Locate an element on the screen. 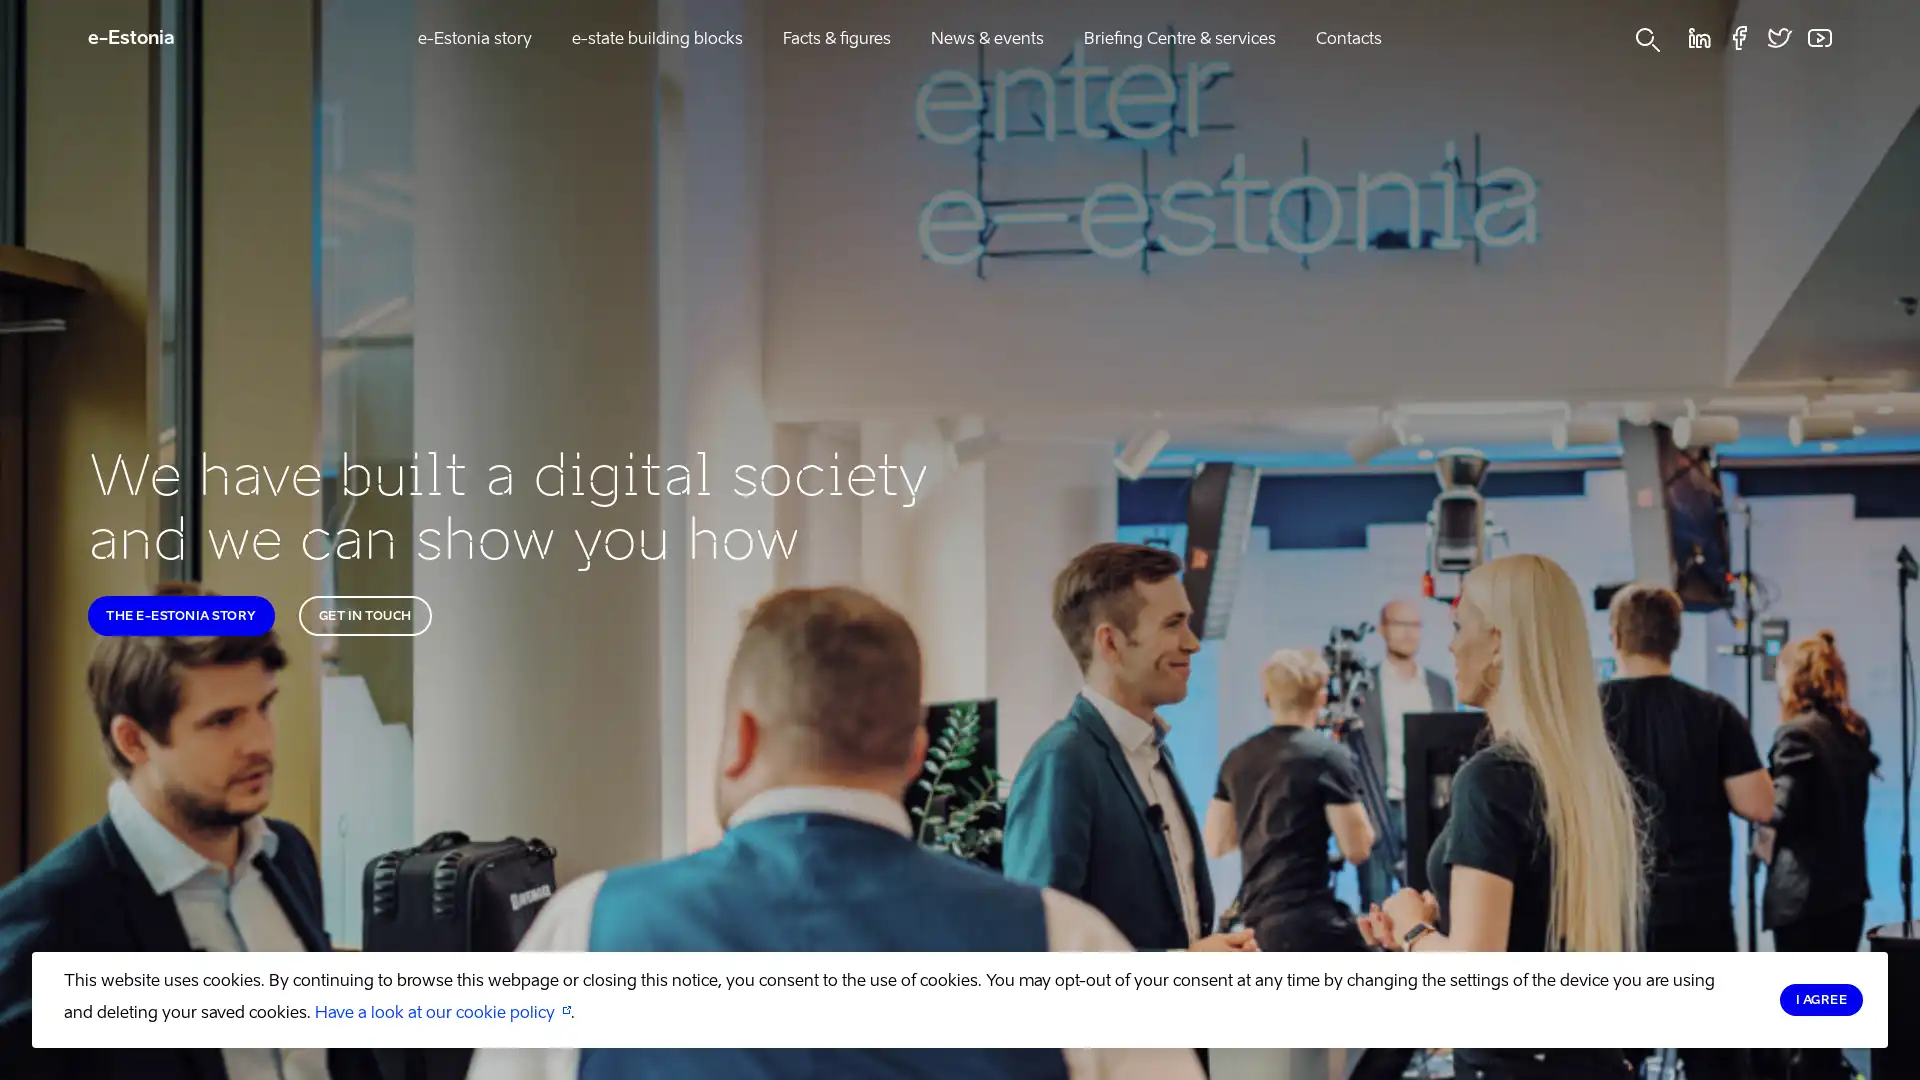  I AGREE is located at coordinates (1820, 999).